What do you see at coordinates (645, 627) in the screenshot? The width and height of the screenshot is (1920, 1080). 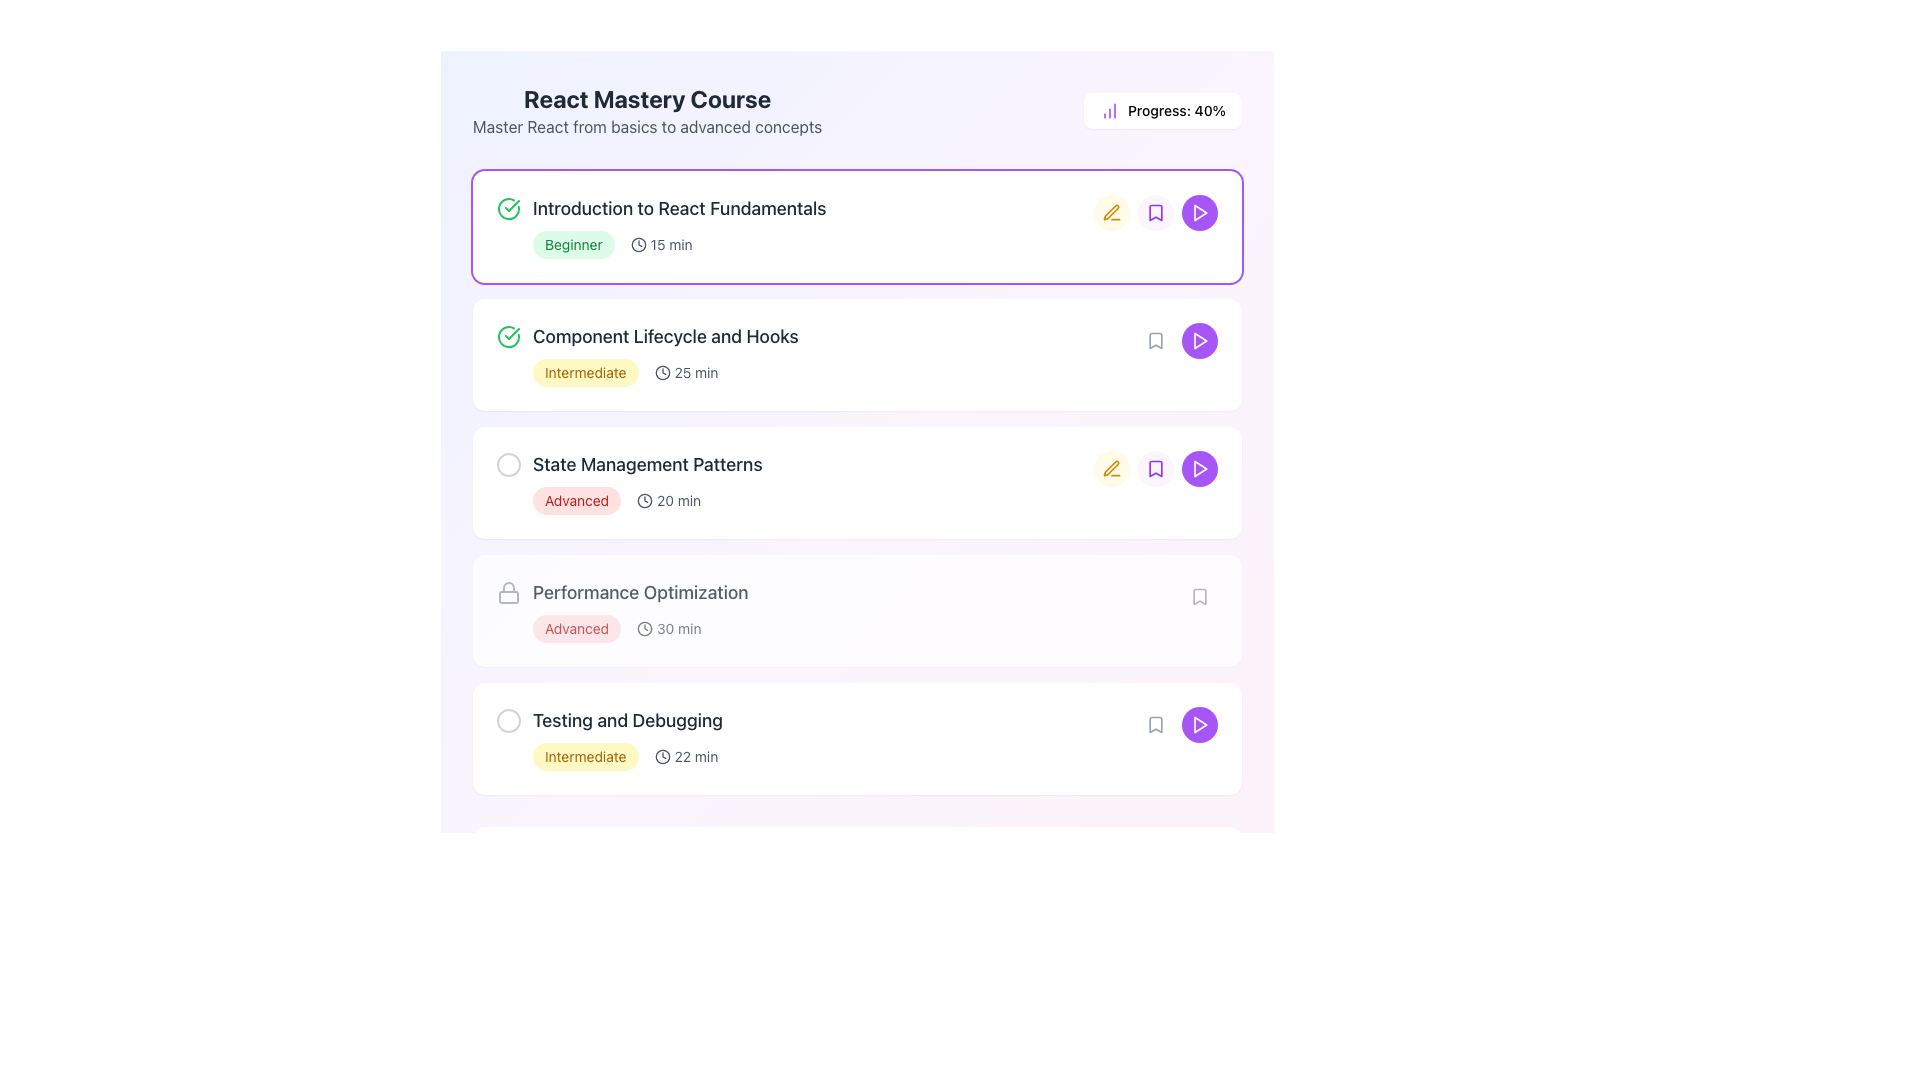 I see `the small, circular clock icon with a hollow center located in the 'Performance Optimization' section, adjacent to the '30 min' text label` at bounding box center [645, 627].